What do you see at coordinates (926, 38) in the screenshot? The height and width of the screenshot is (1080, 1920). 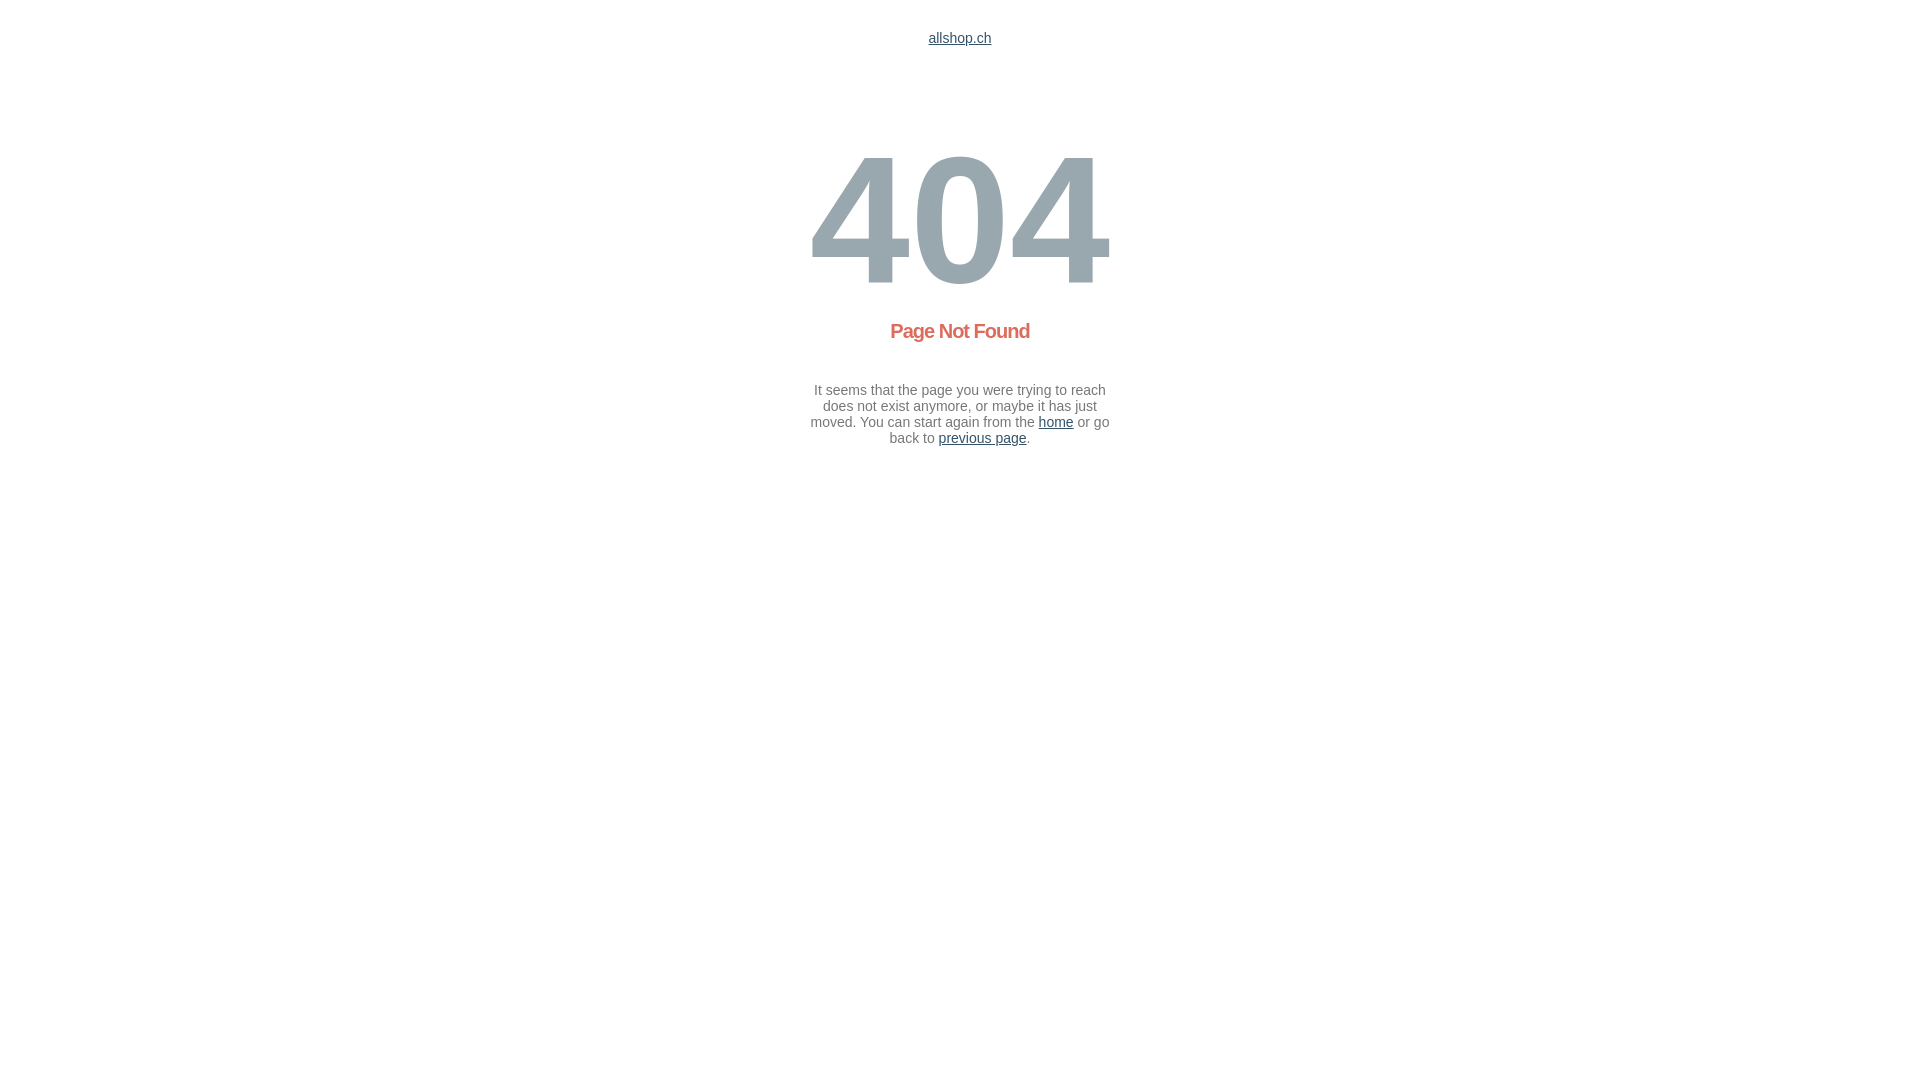 I see `'allshop.ch'` at bounding box center [926, 38].